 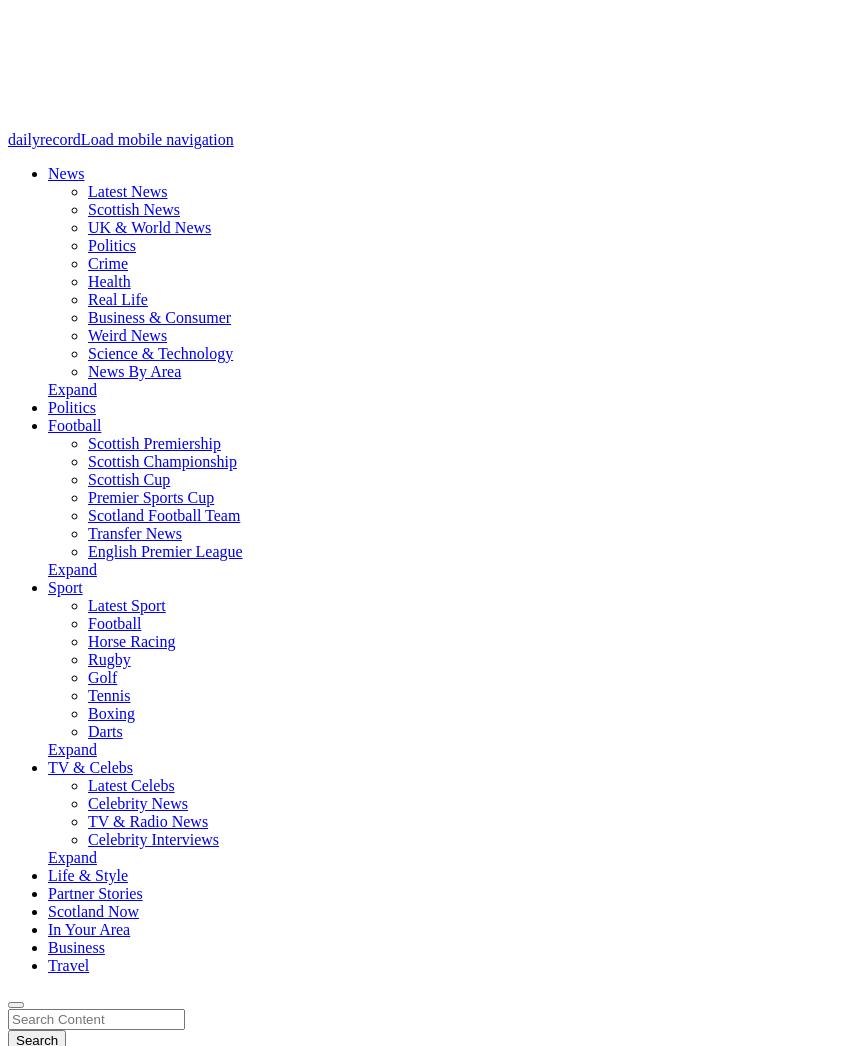 I want to click on 'News', so click(x=64, y=173).